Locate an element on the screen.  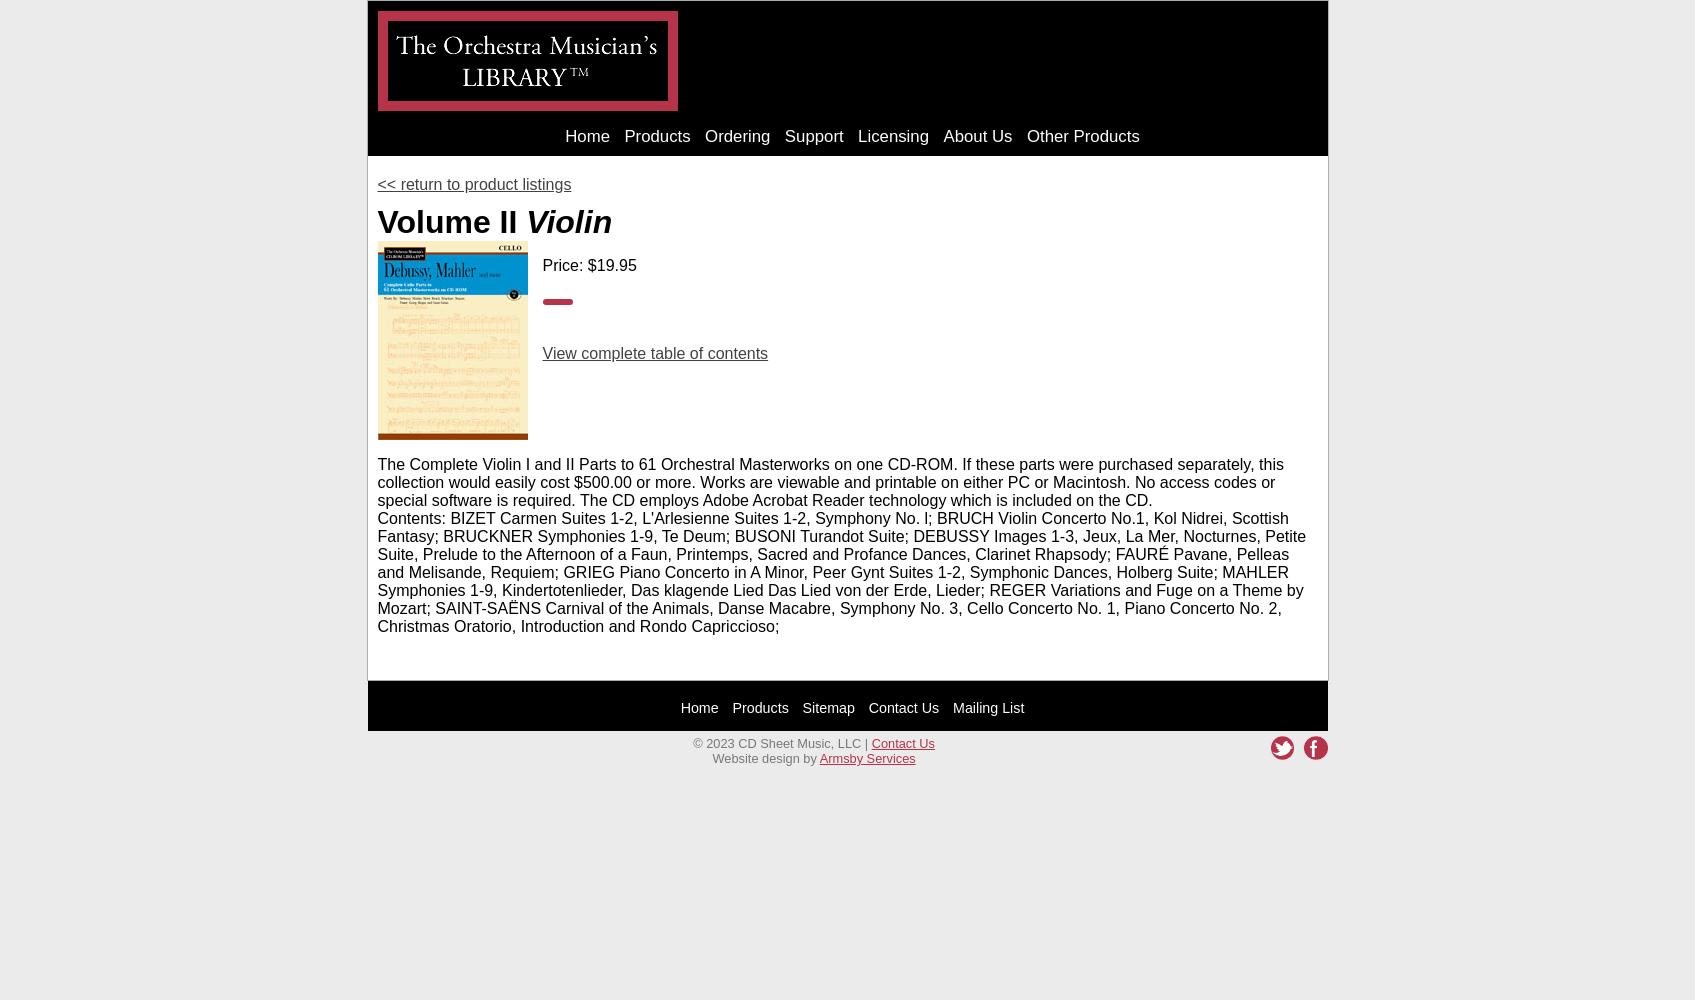
'Contents: BIZET Carmen Suites 1-2, L'Arlesienne Suites 1-2, Symphony No. l; BRUCH Violin Concerto No.1, Kol Nidrei, Scottish Fantasy; BRUCKNER Symphonies 1-9, Te Deum; BUSONI Turandot Suite; DEBUSSY Images 1-3, Jeux, La Mer, Nocturnes, Petite Suite, Prelude to the Afternoon of a Faun, Printemps, Sacred and Profance Dances, Clarinet Rhapsody; FAURÉ Pavane, Pelleas and Melisande, Requiem; GRIEG Piano Concerto in A Minor, Peer Gynt Suites 1-2, Symphonic Dances, Holberg Suite; MAHLER Symphonies 1-9, Kindertotenlieder, Das klagende Lied Das Lied von der Erde, Lieder; REGER Variations and Fuge on a Theme by Mozart; SAINT-SAËNS Carnival of the Animals, Danse Macabre, Symphony No. 3, Cello Concerto No. 1, Piano Concerto No. 2, Christmas Oratorio, Introduction and Rondo Capriccioso;' is located at coordinates (841, 571).